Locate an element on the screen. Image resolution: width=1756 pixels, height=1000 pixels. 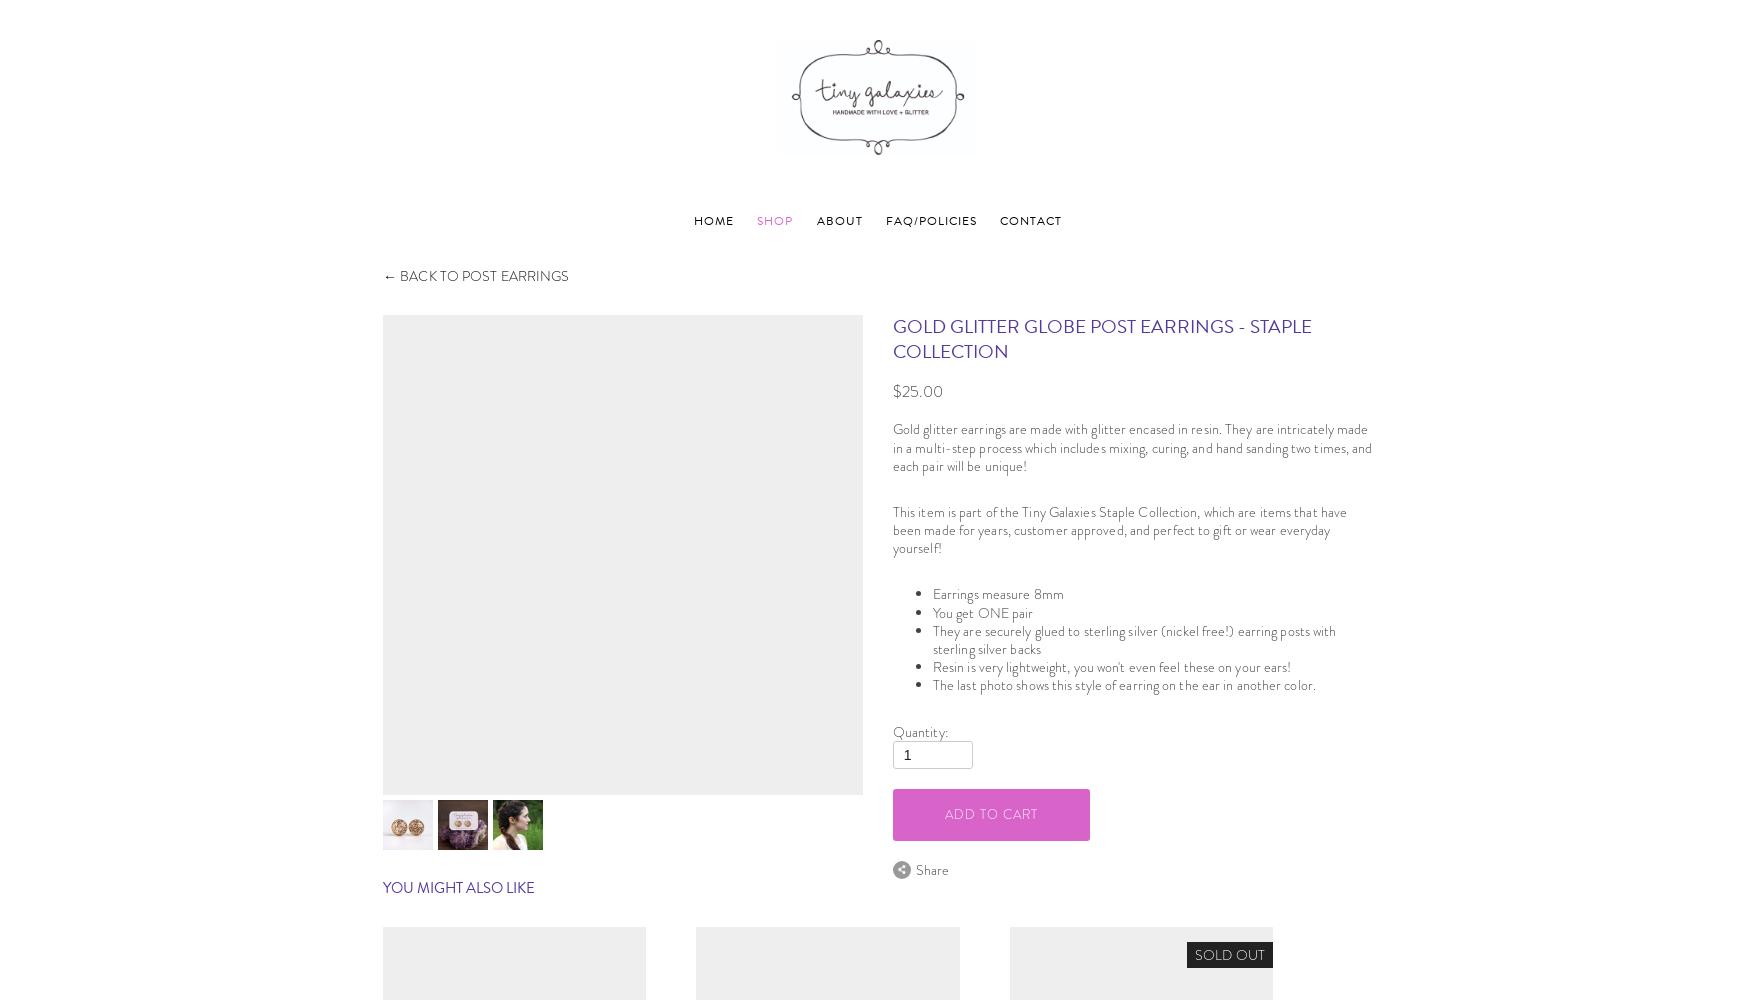
'sold out' is located at coordinates (1228, 953).